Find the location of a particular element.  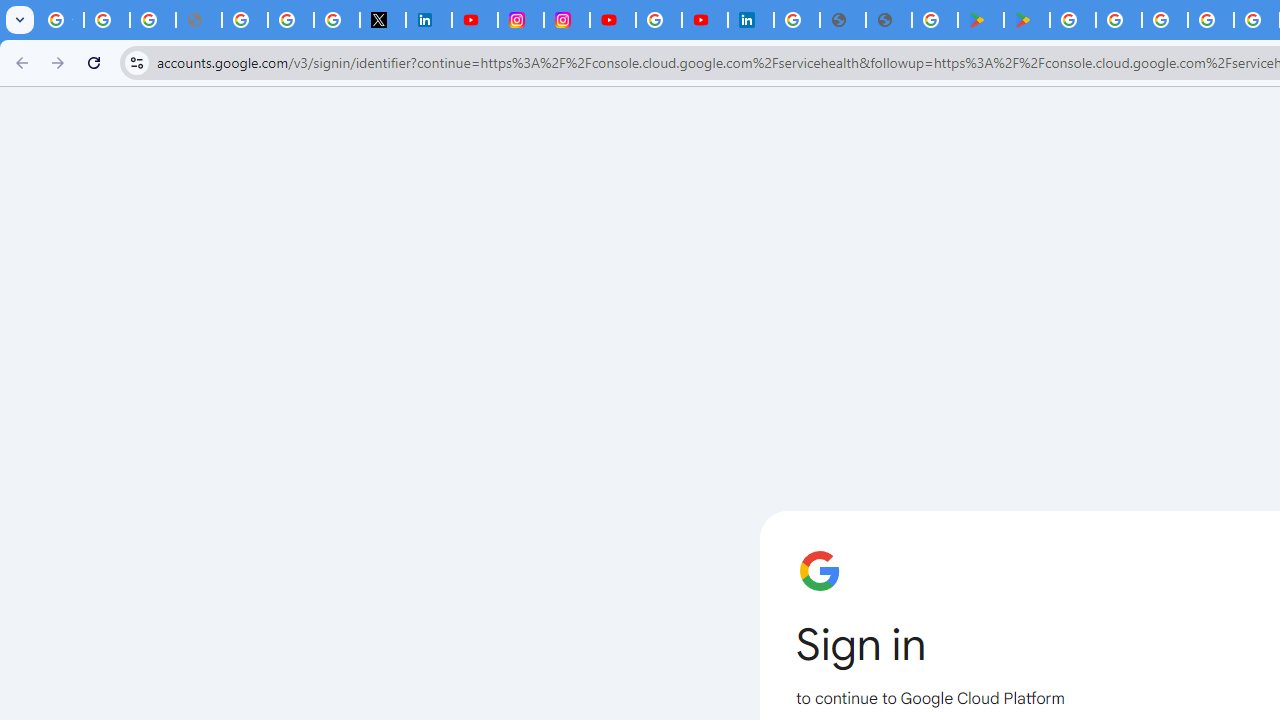

'PAW Patrol Rescue World - Apps on Google Play' is located at coordinates (1026, 20).